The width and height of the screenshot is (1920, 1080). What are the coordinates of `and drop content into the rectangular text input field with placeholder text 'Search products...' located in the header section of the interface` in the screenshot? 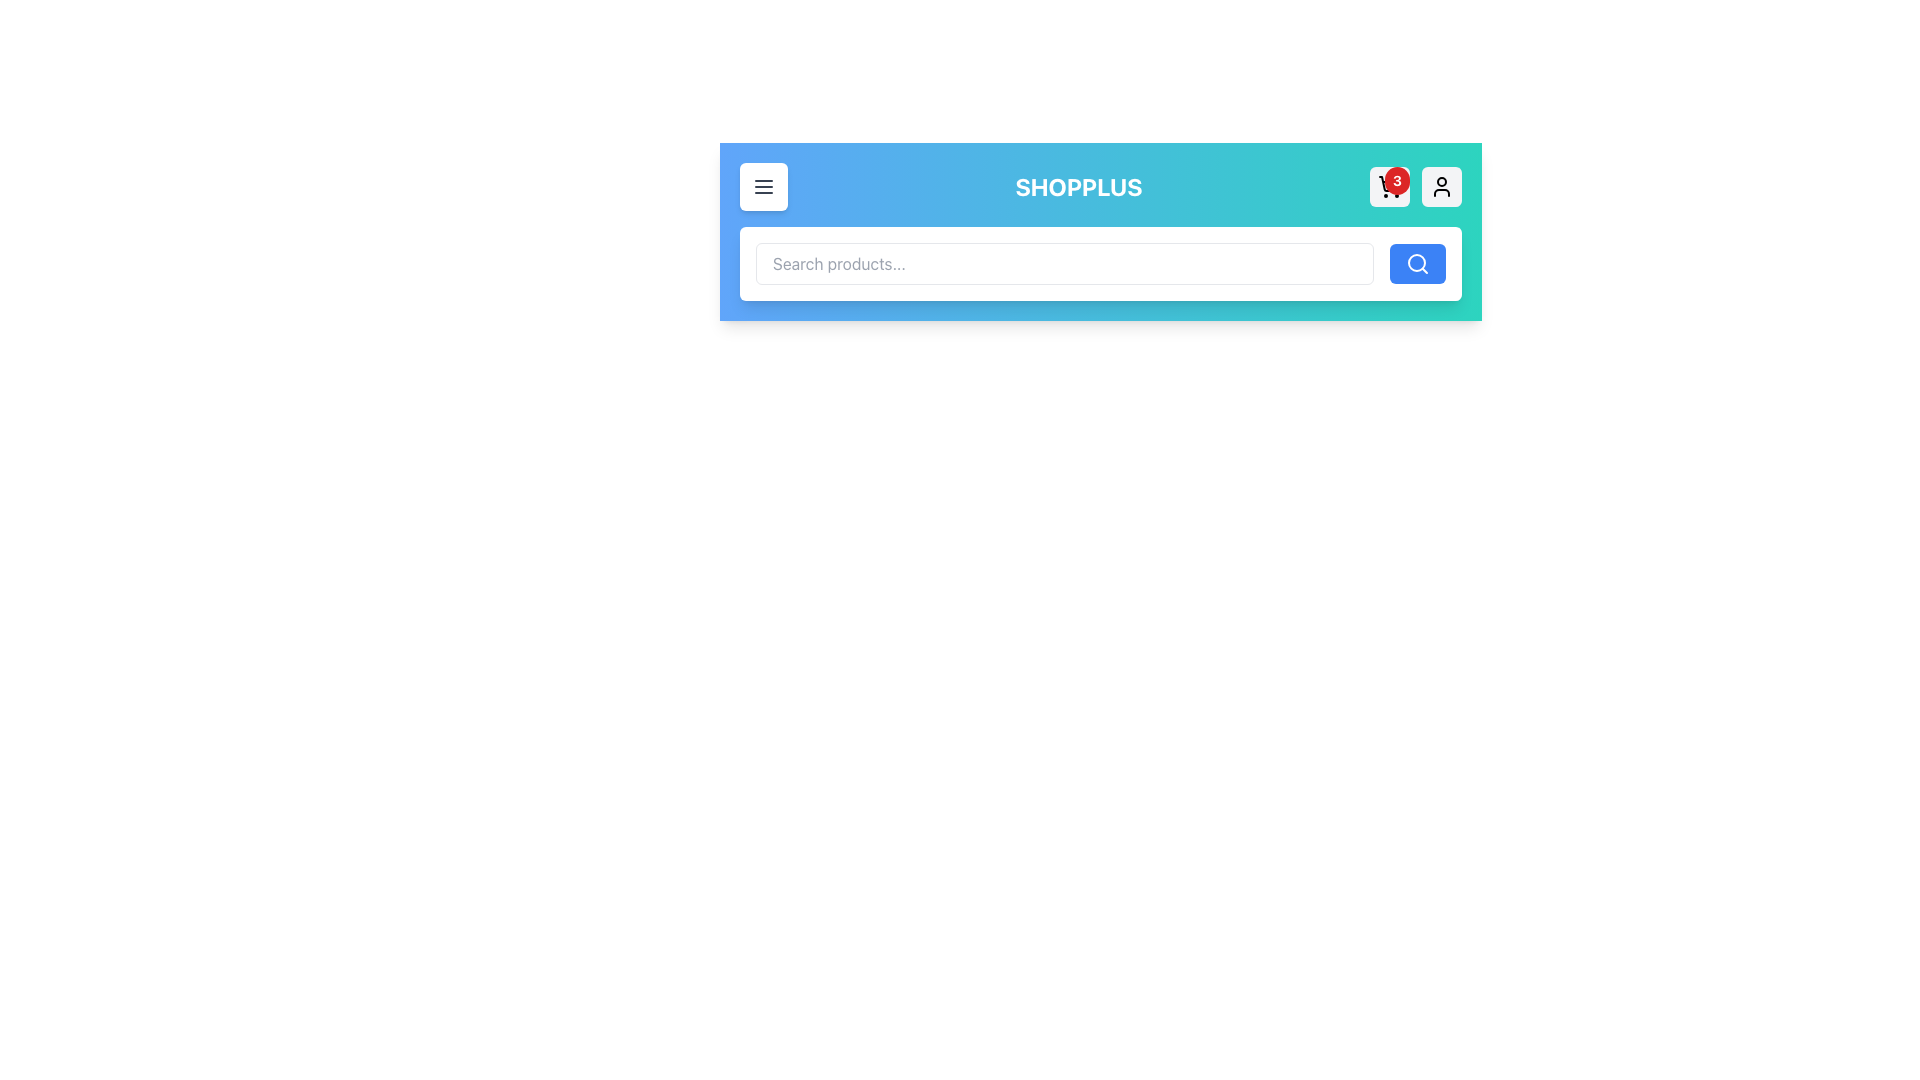 It's located at (1064, 262).